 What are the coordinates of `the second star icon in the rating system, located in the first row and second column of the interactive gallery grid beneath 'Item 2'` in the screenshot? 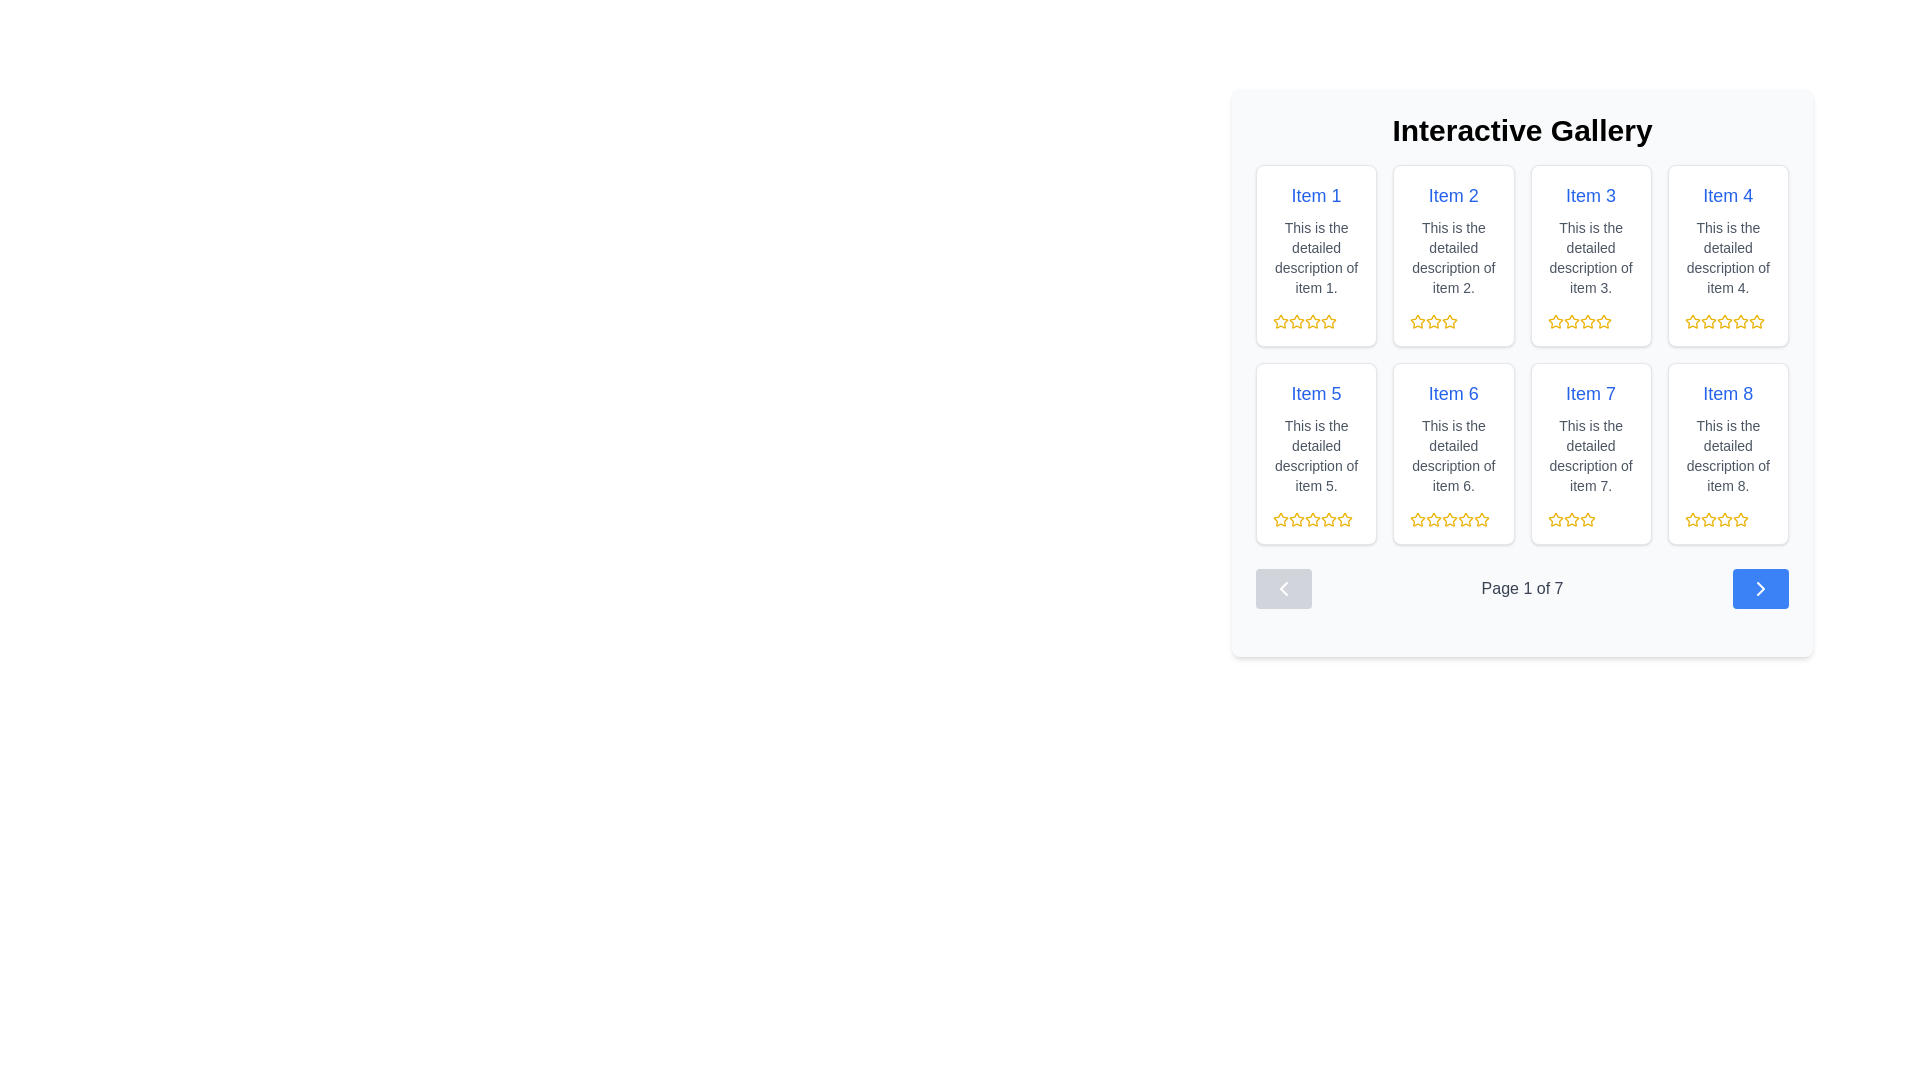 It's located at (1450, 320).